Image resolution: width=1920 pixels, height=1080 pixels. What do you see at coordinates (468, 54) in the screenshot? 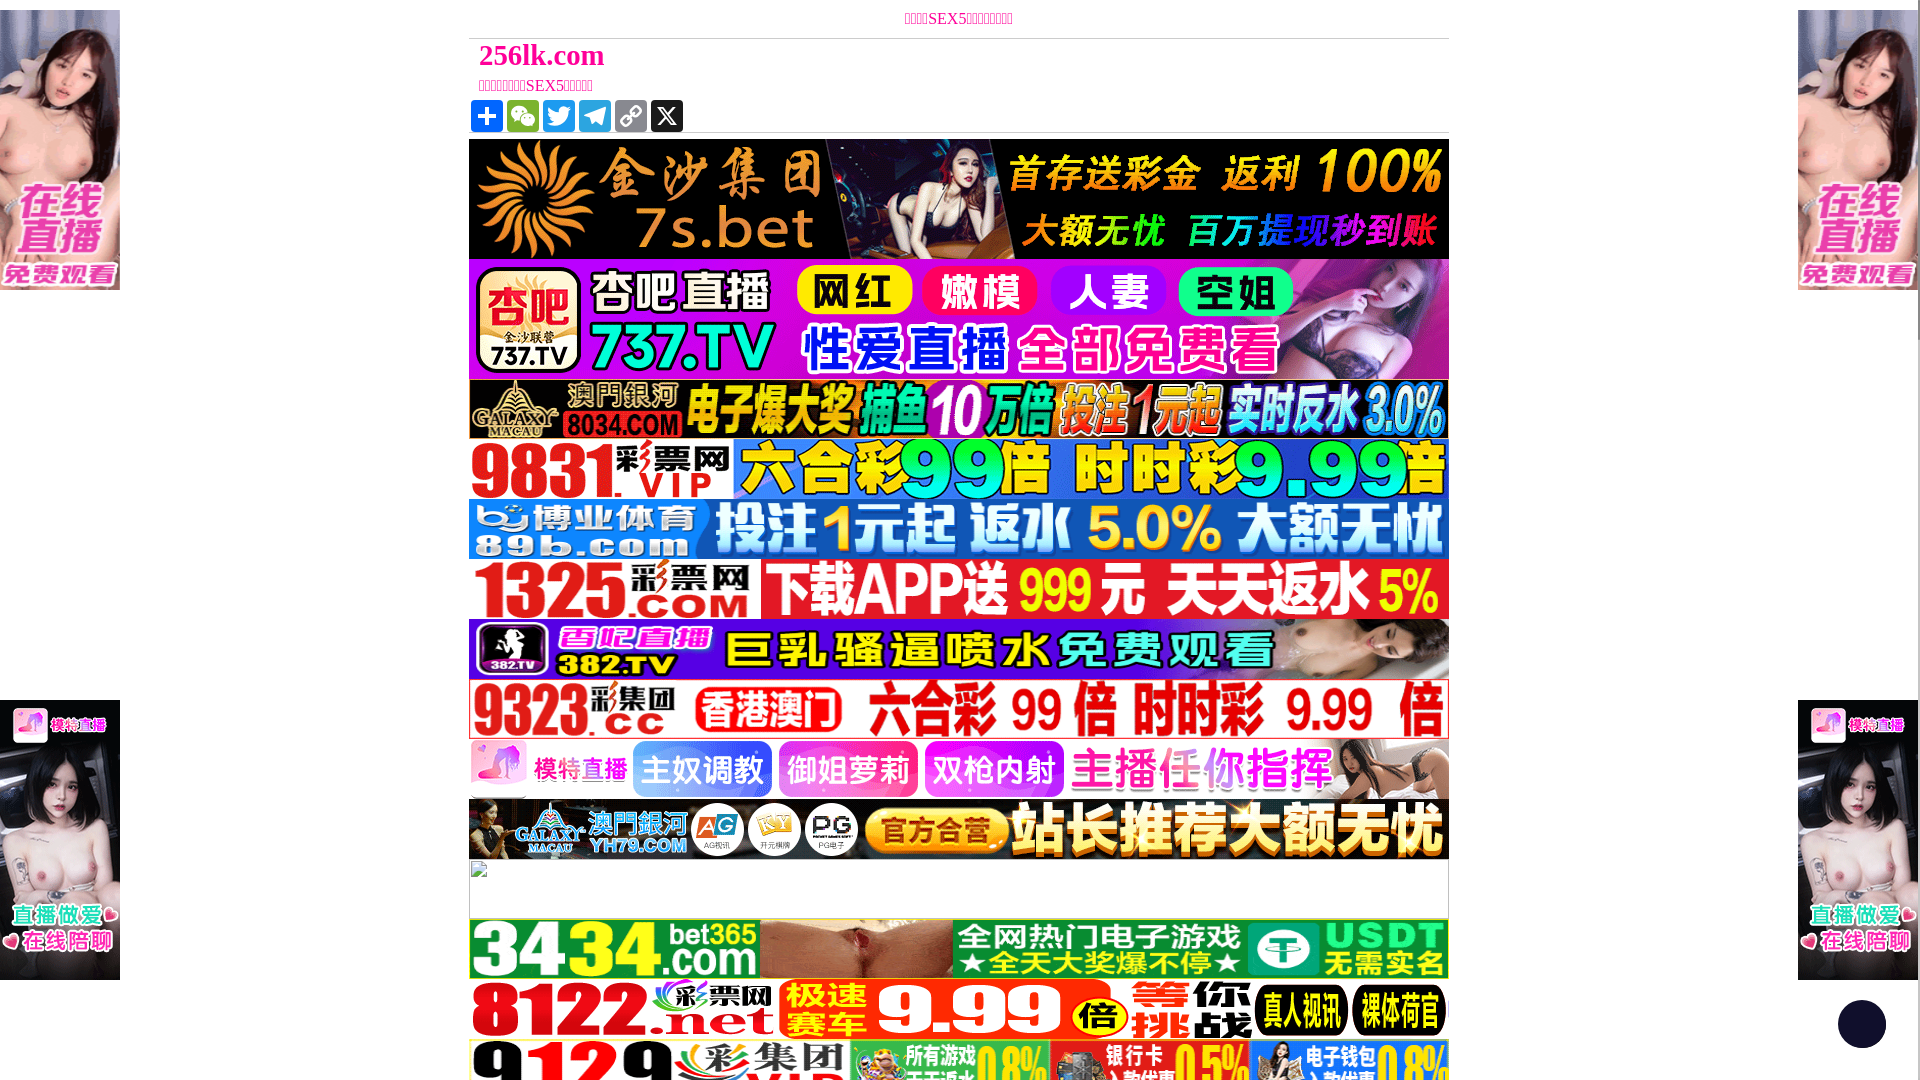
I see `'256lk.com'` at bounding box center [468, 54].